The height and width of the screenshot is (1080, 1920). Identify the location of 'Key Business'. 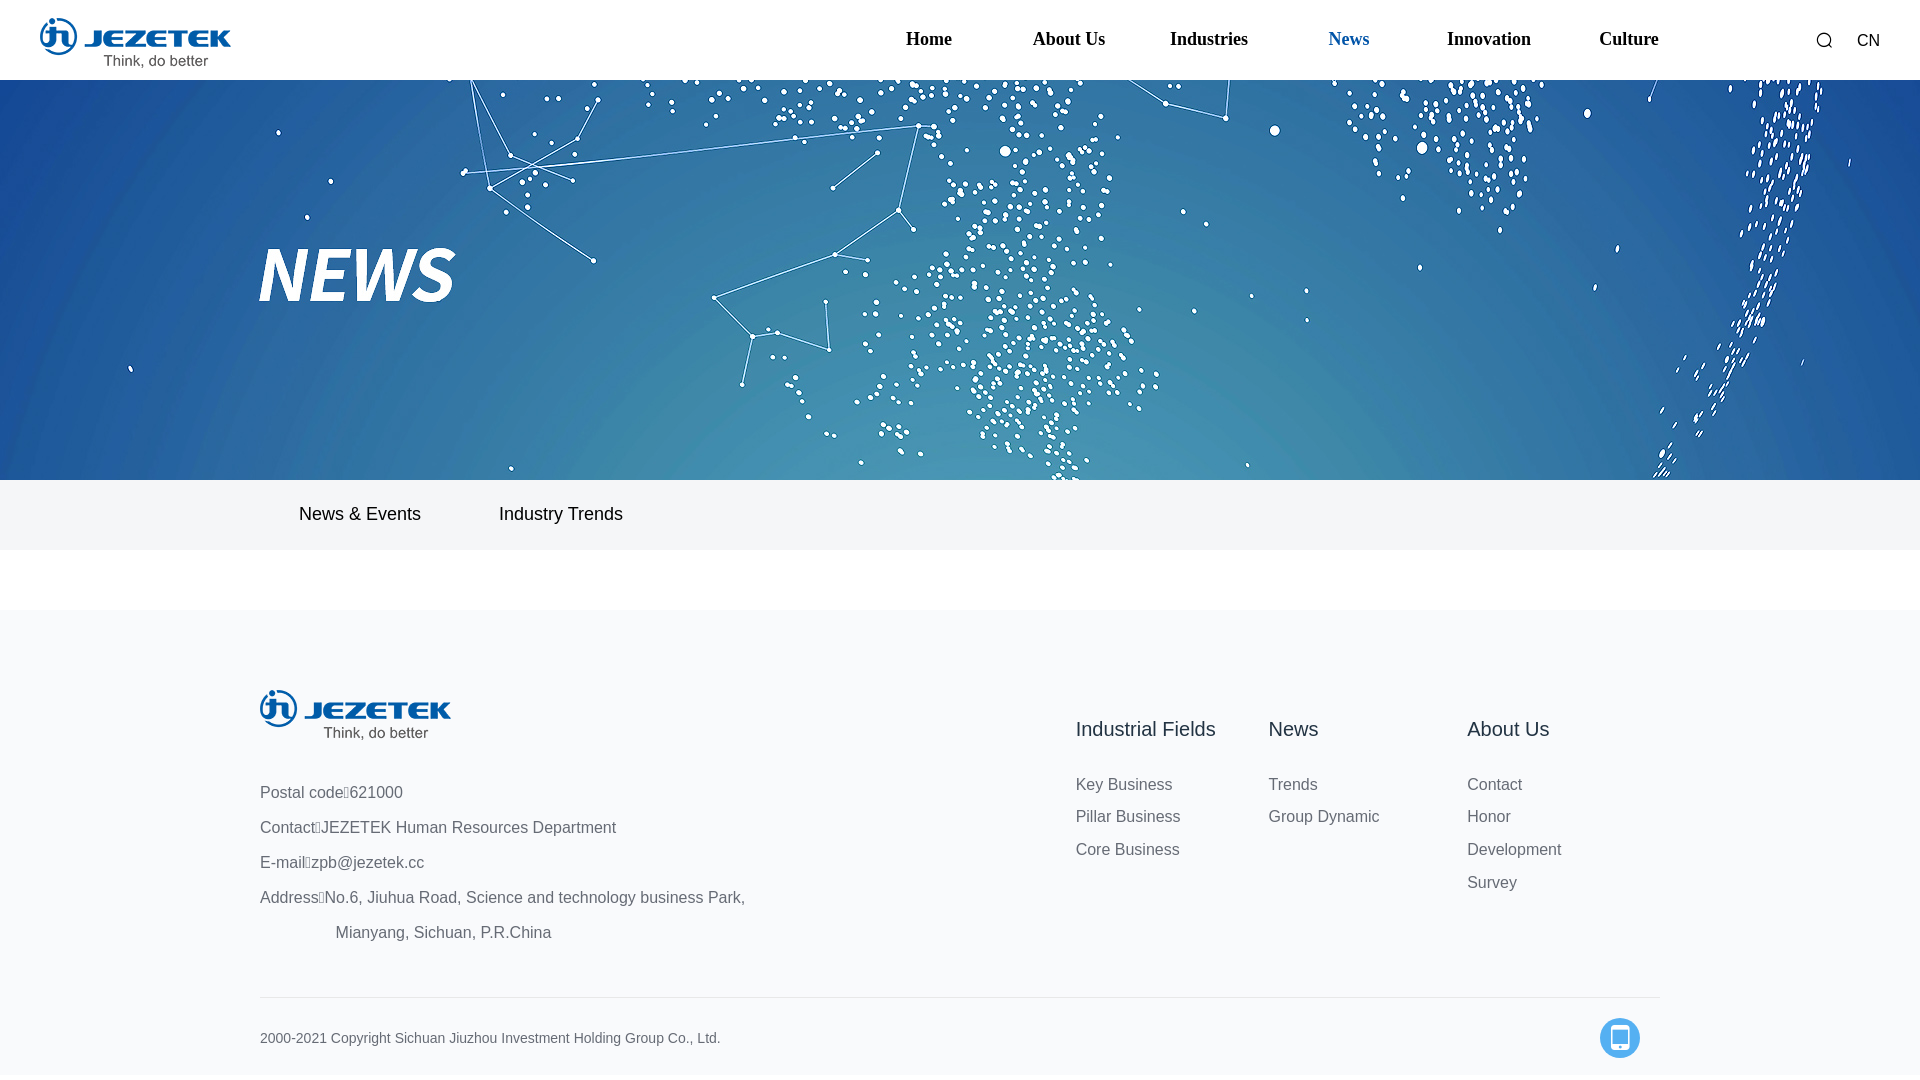
(1124, 783).